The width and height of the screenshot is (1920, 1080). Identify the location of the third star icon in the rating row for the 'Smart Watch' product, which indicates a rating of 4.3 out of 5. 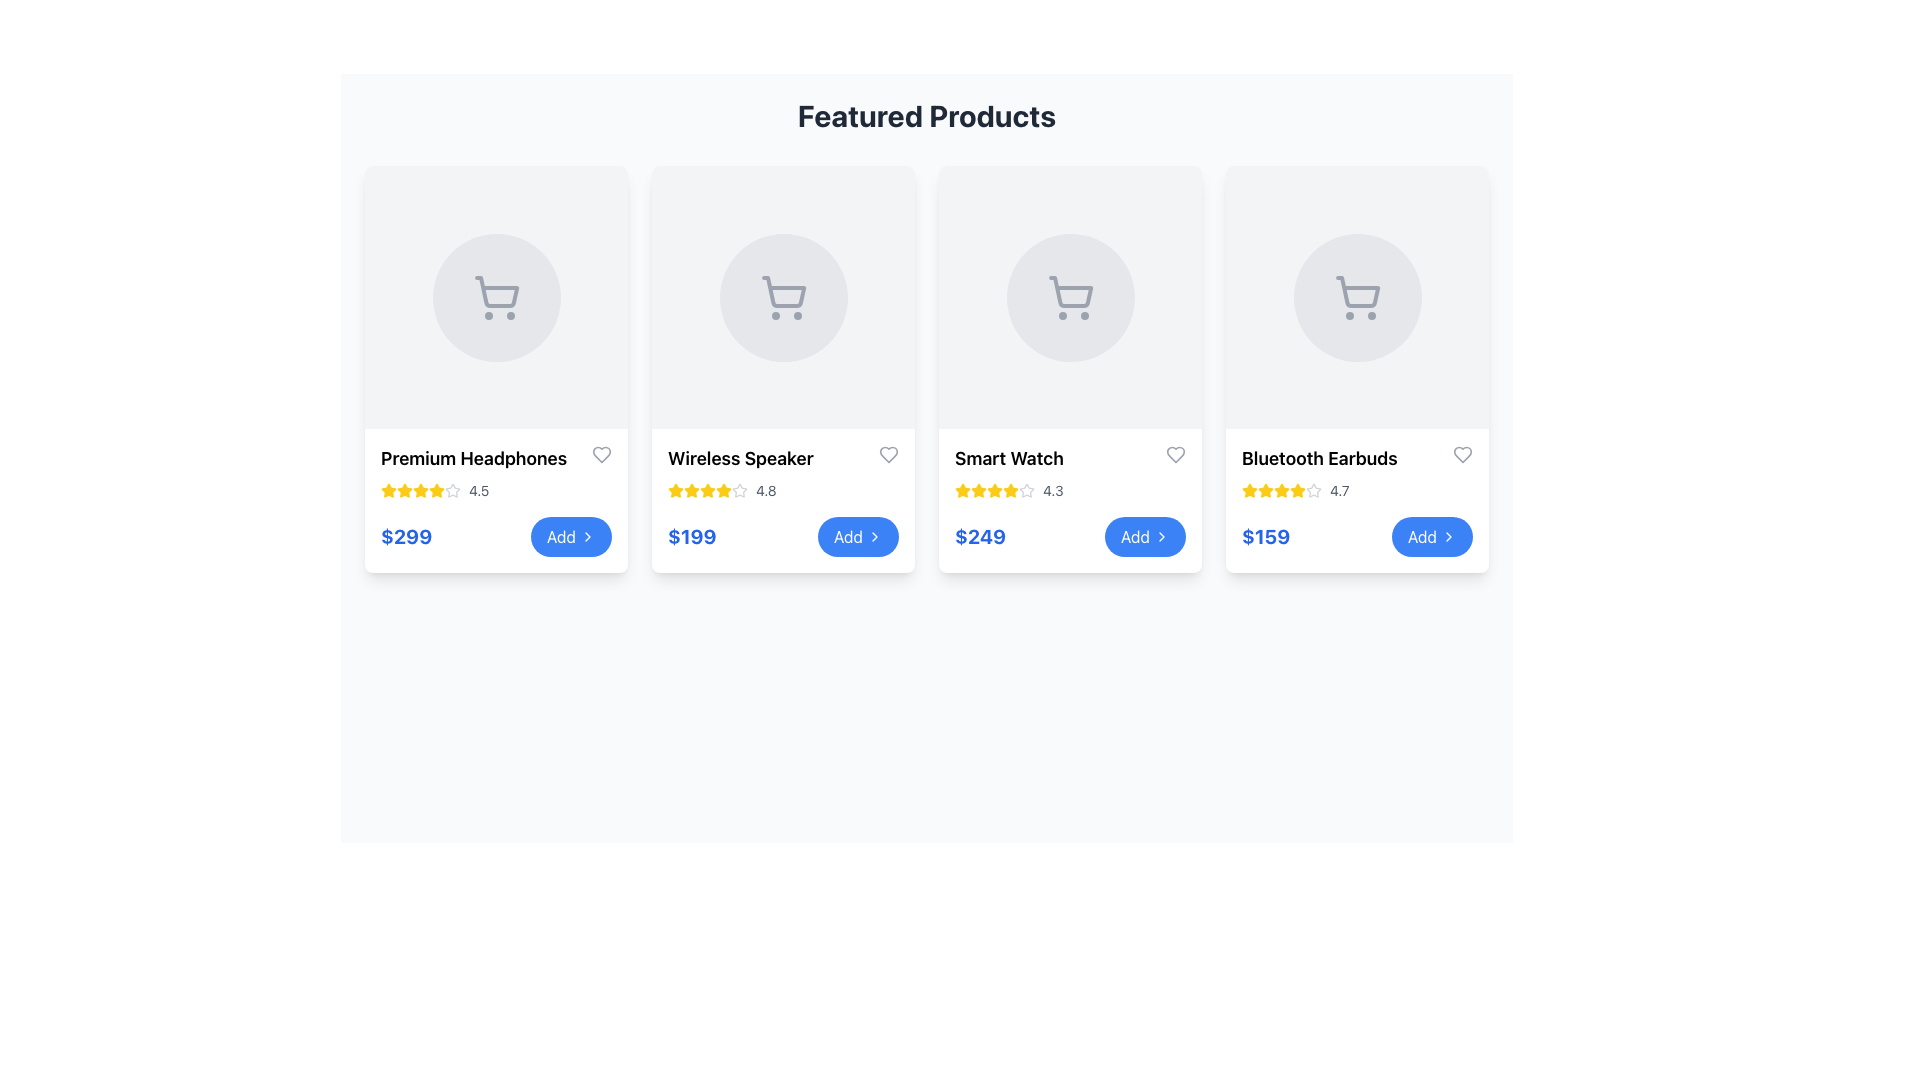
(979, 490).